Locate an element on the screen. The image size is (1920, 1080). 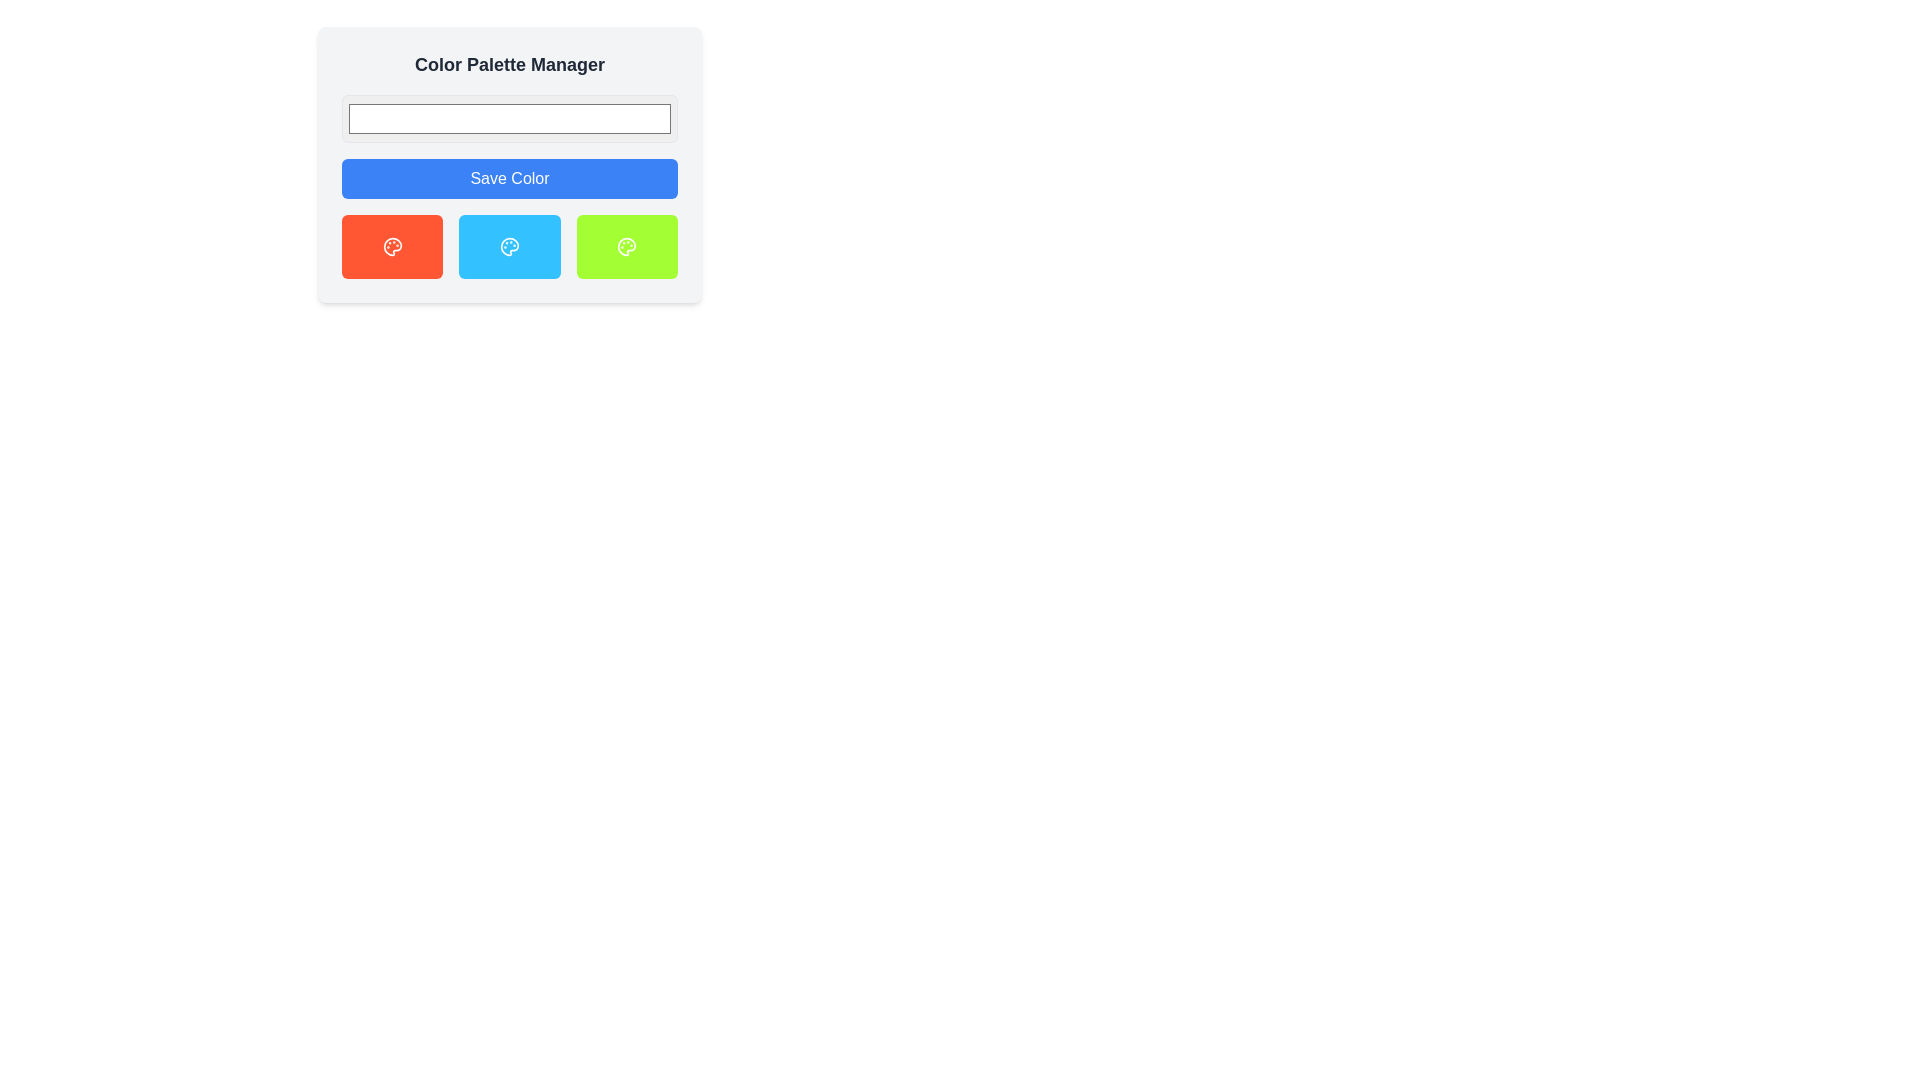
the vibrant orange button with rounded corners, which is the first button in a row of three, located in the 'Color Palette Manager' component is located at coordinates (392, 245).